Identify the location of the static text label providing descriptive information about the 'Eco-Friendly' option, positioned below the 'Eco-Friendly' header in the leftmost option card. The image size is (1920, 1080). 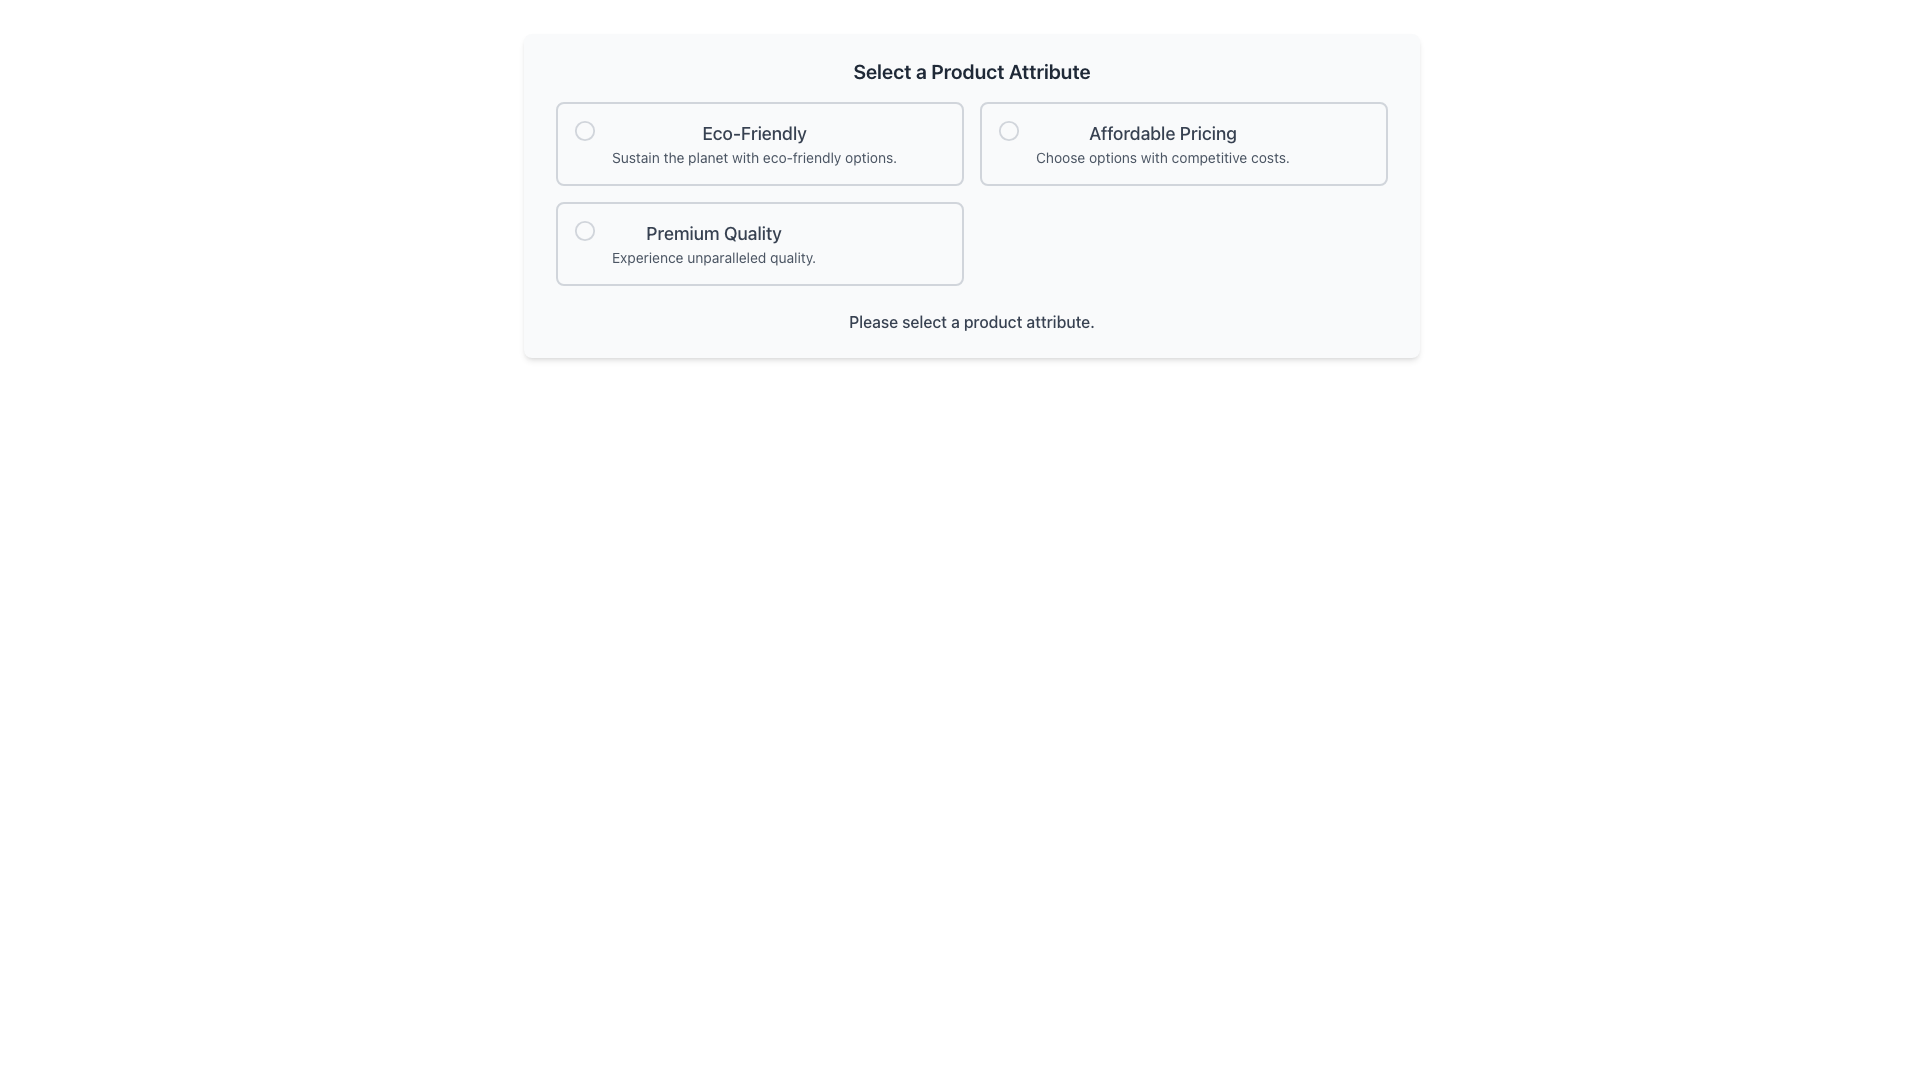
(753, 157).